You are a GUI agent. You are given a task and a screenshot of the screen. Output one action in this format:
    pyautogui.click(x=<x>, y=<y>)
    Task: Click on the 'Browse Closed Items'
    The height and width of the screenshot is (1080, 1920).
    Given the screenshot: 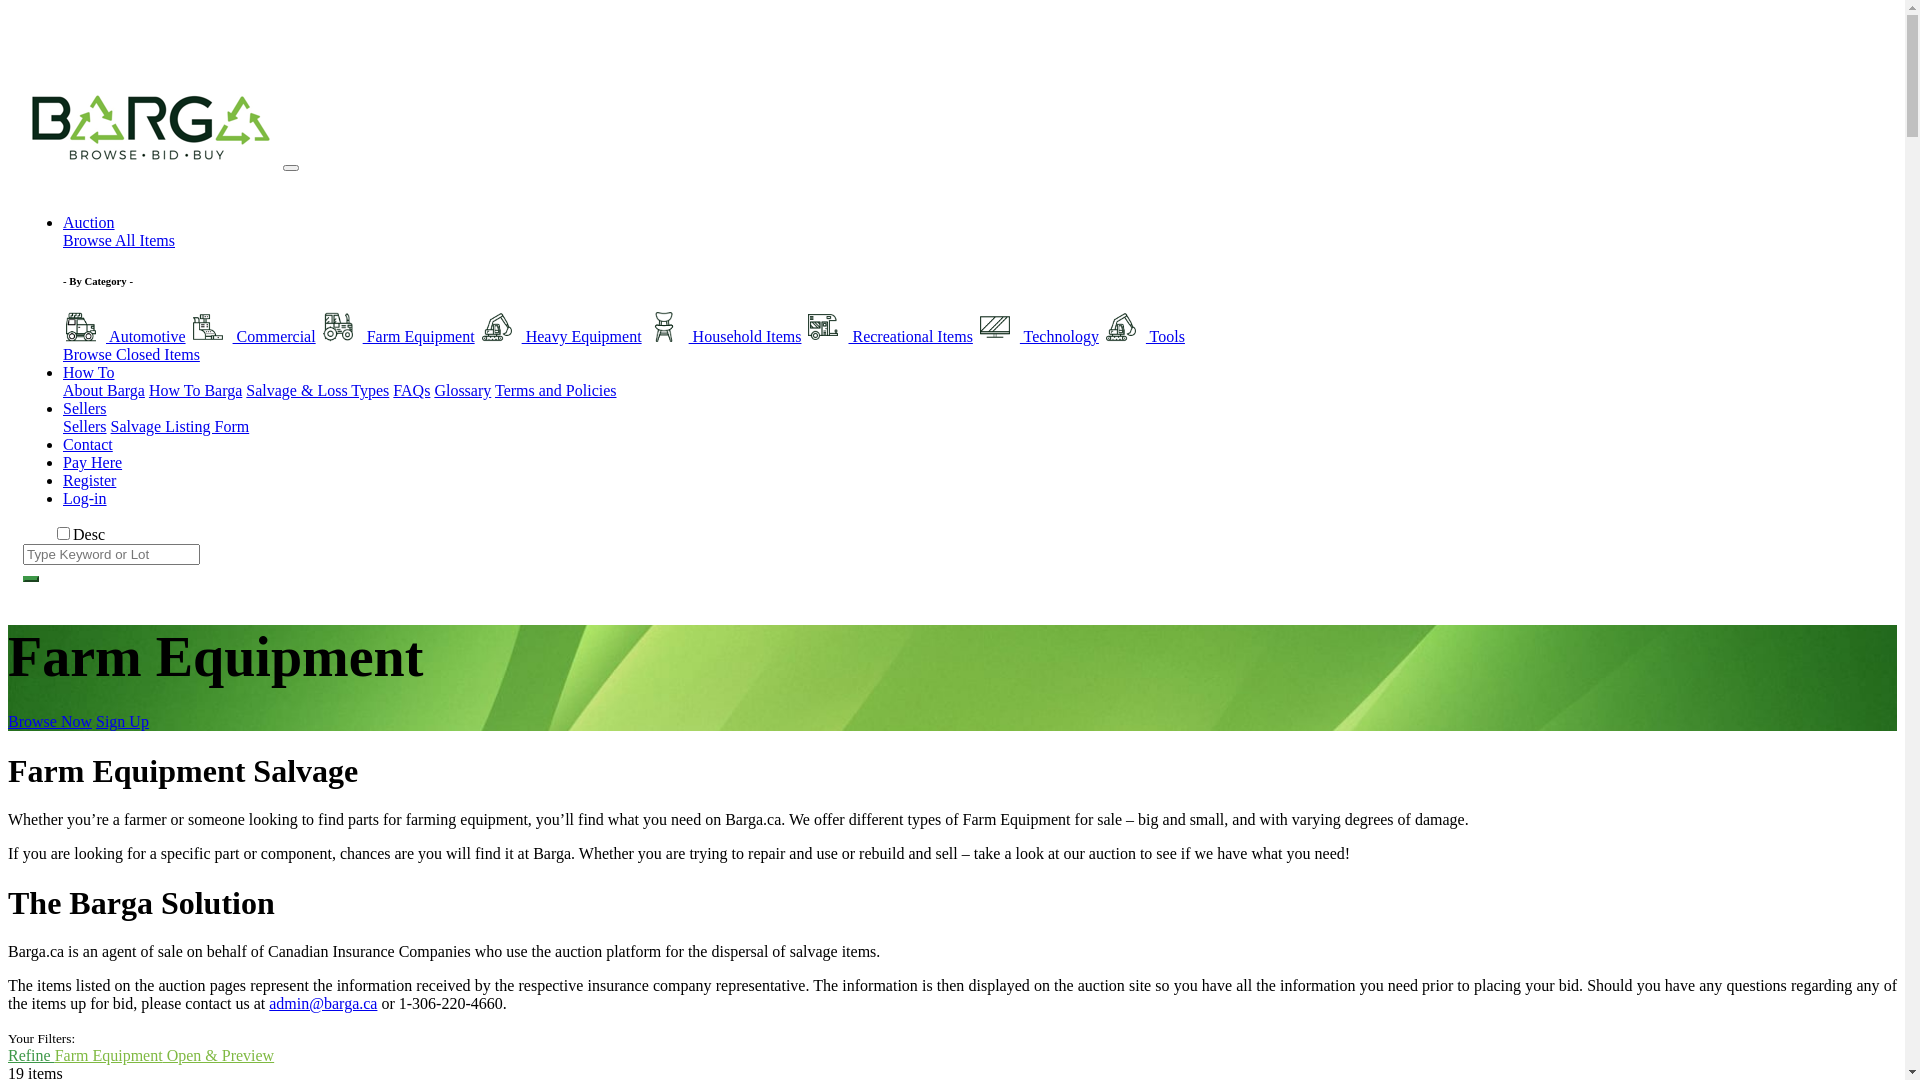 What is the action you would take?
    pyautogui.click(x=130, y=353)
    